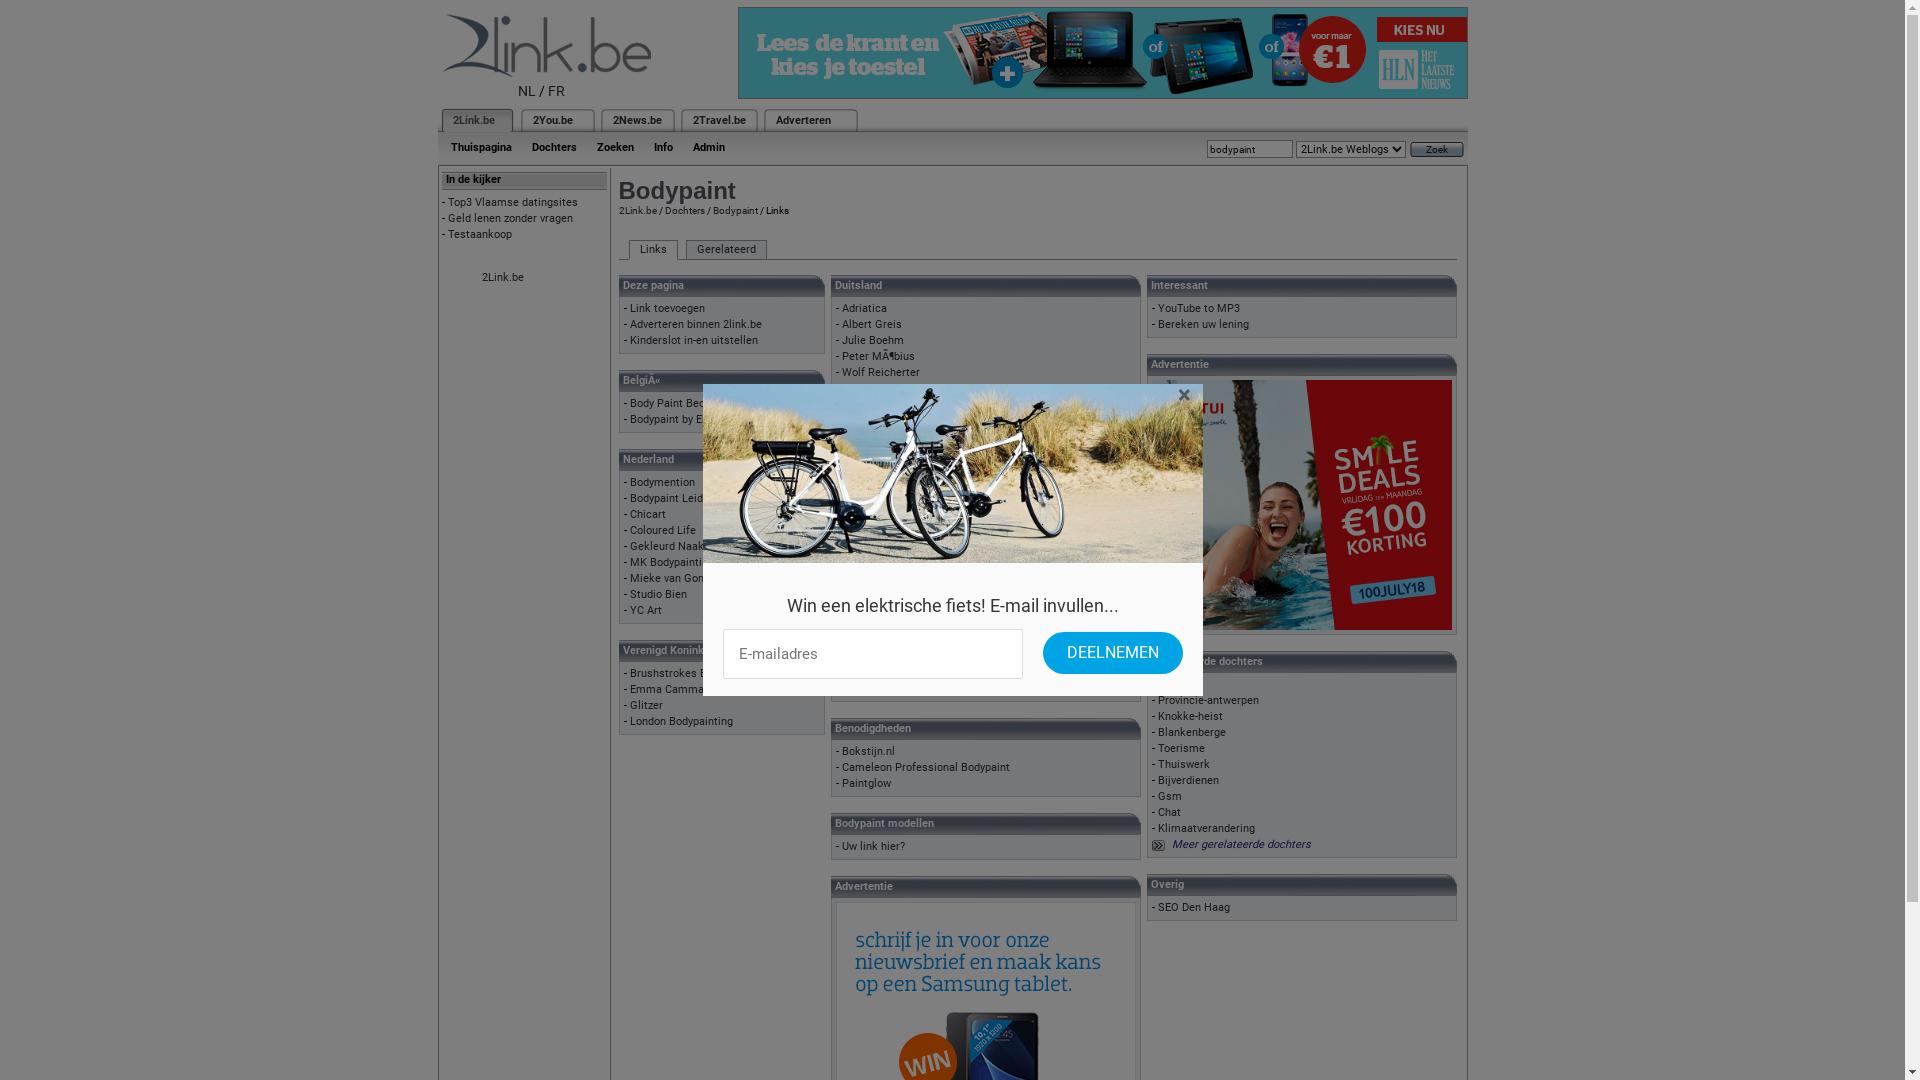 The image size is (1920, 1080). Describe the element at coordinates (880, 372) in the screenshot. I see `'Wolf Reicherter'` at that location.